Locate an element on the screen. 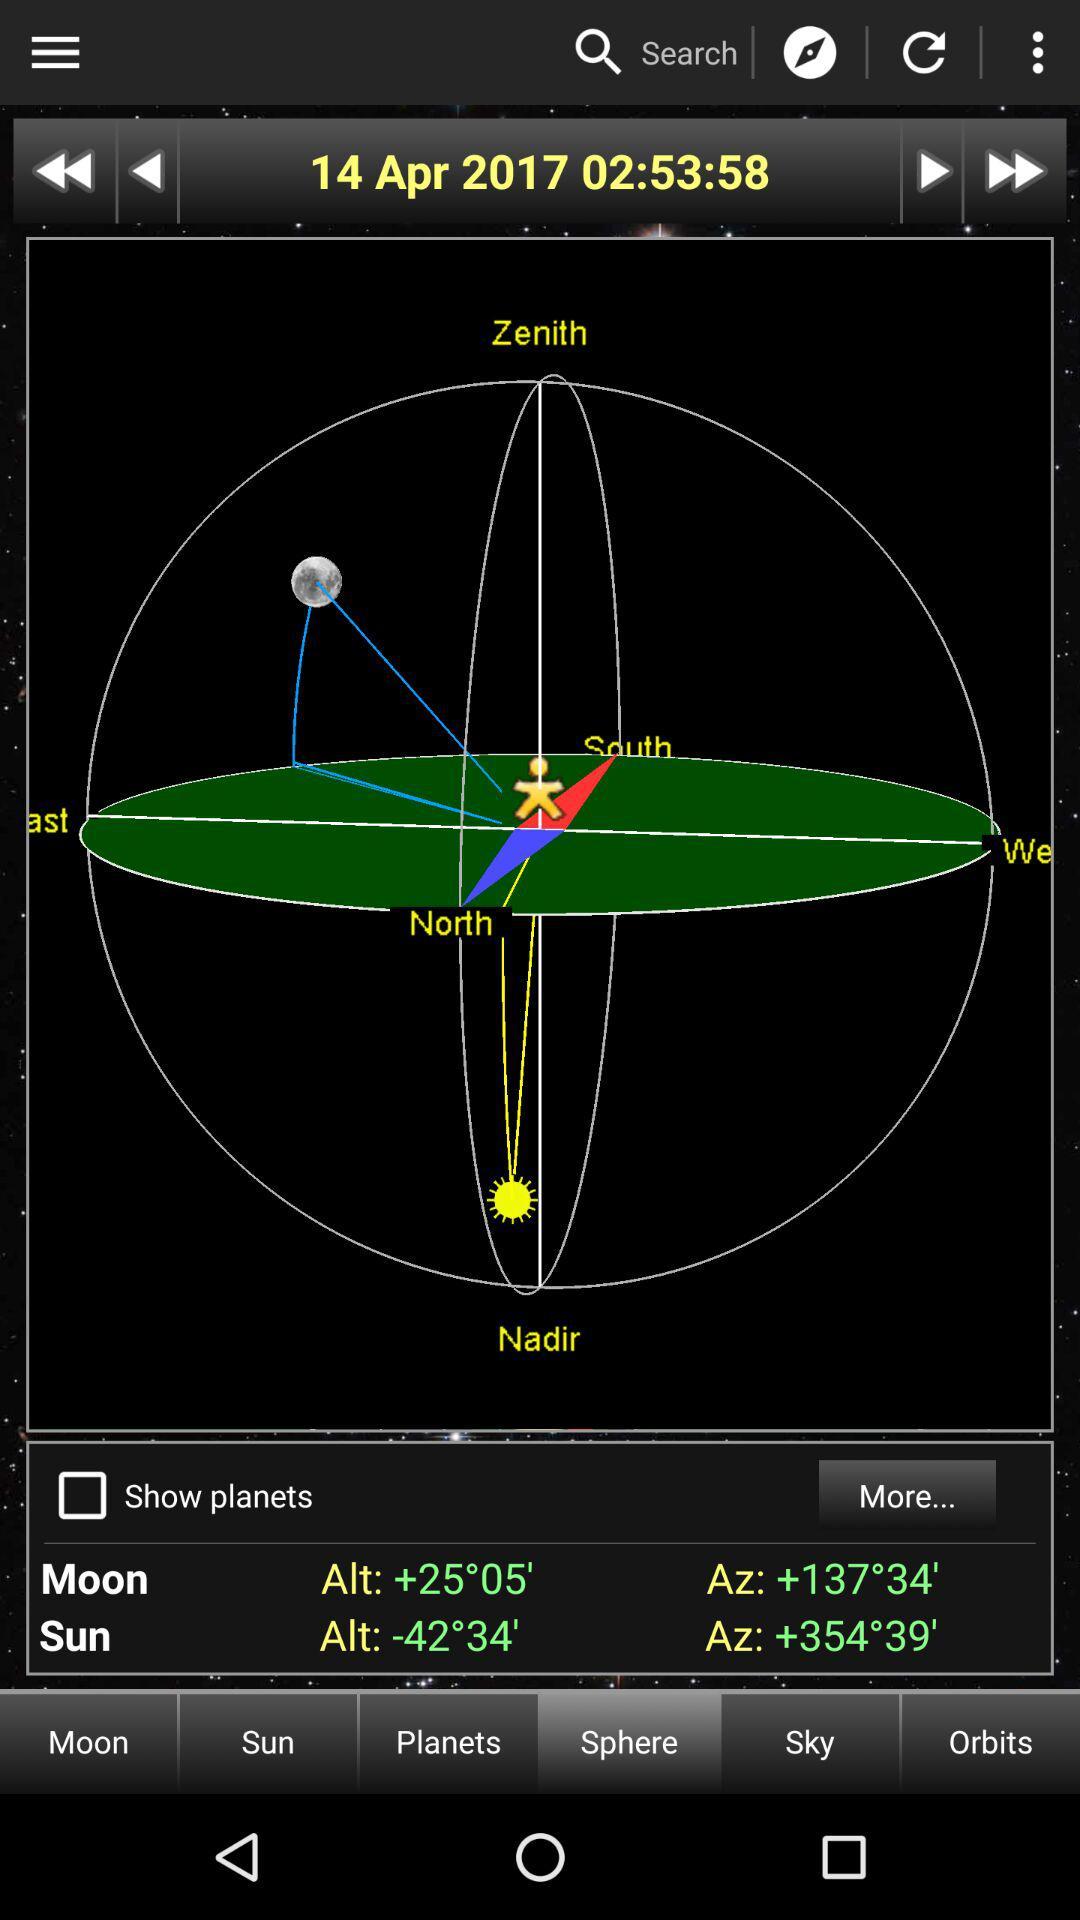 The height and width of the screenshot is (1920, 1080). the 02:53:58 icon is located at coordinates (675, 171).